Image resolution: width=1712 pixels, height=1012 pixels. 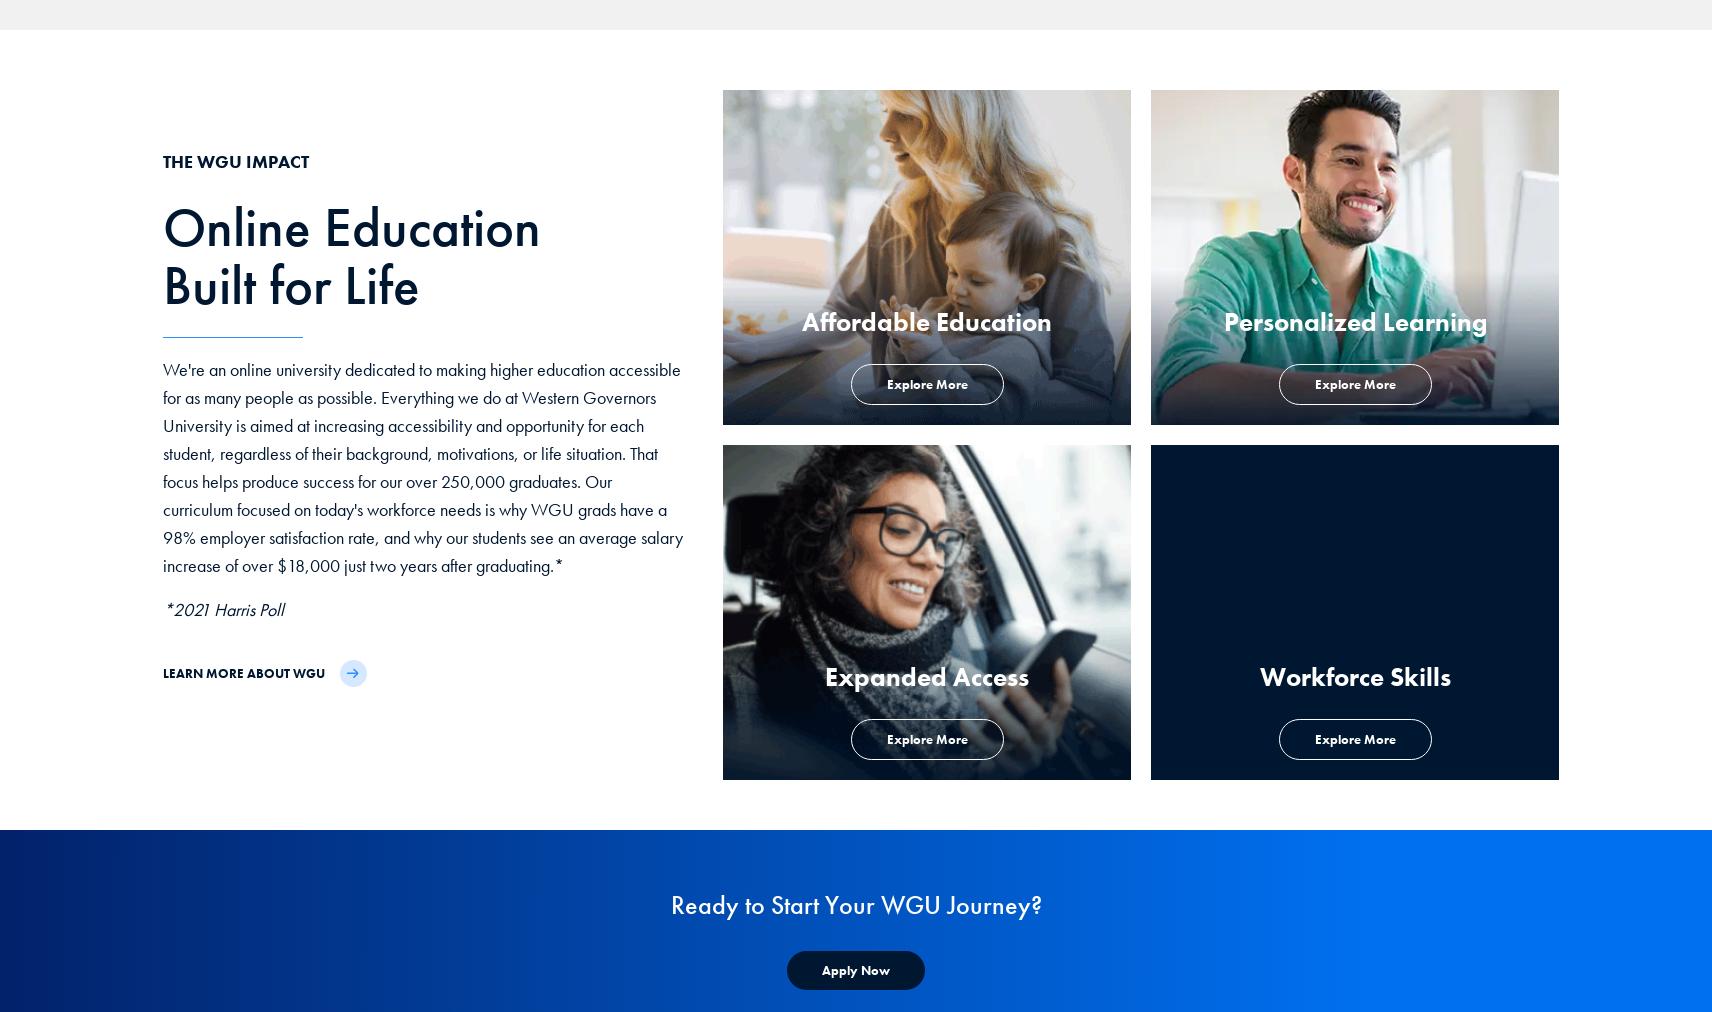 What do you see at coordinates (926, 677) in the screenshot?
I see `'Expanded Access'` at bounding box center [926, 677].